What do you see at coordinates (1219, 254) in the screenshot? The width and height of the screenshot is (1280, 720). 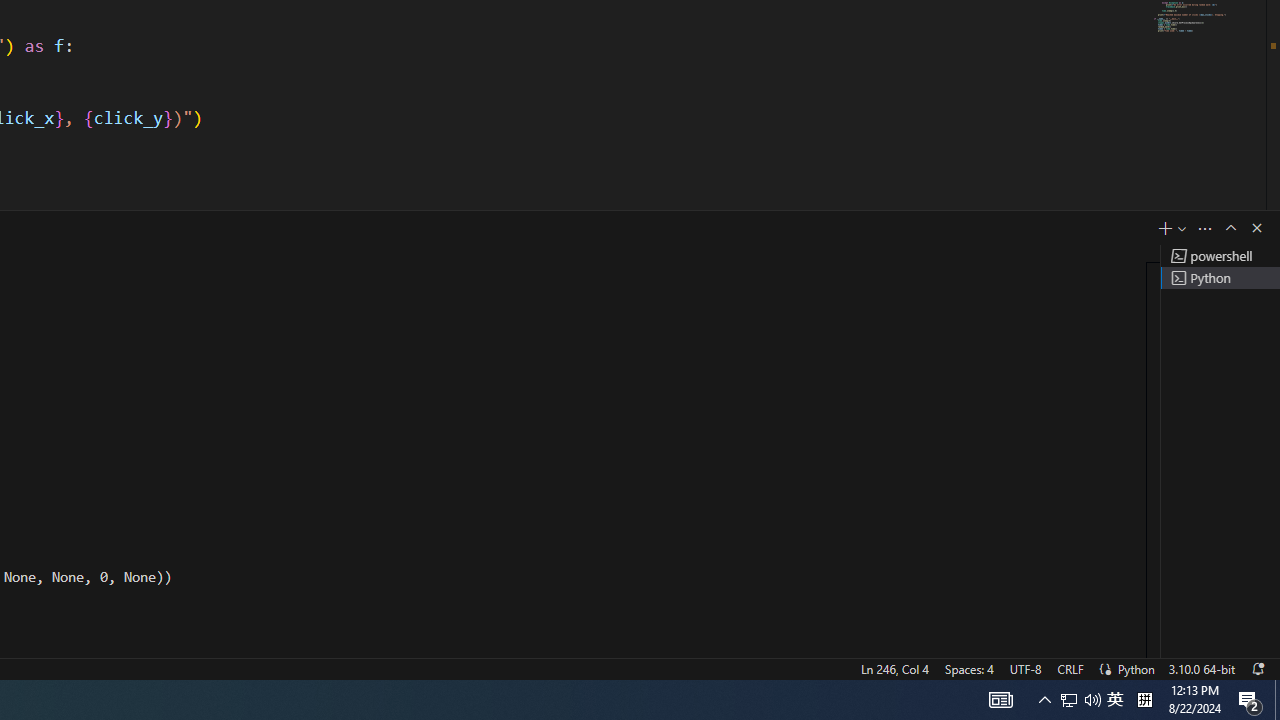 I see `'Terminal 1 powershell'` at bounding box center [1219, 254].